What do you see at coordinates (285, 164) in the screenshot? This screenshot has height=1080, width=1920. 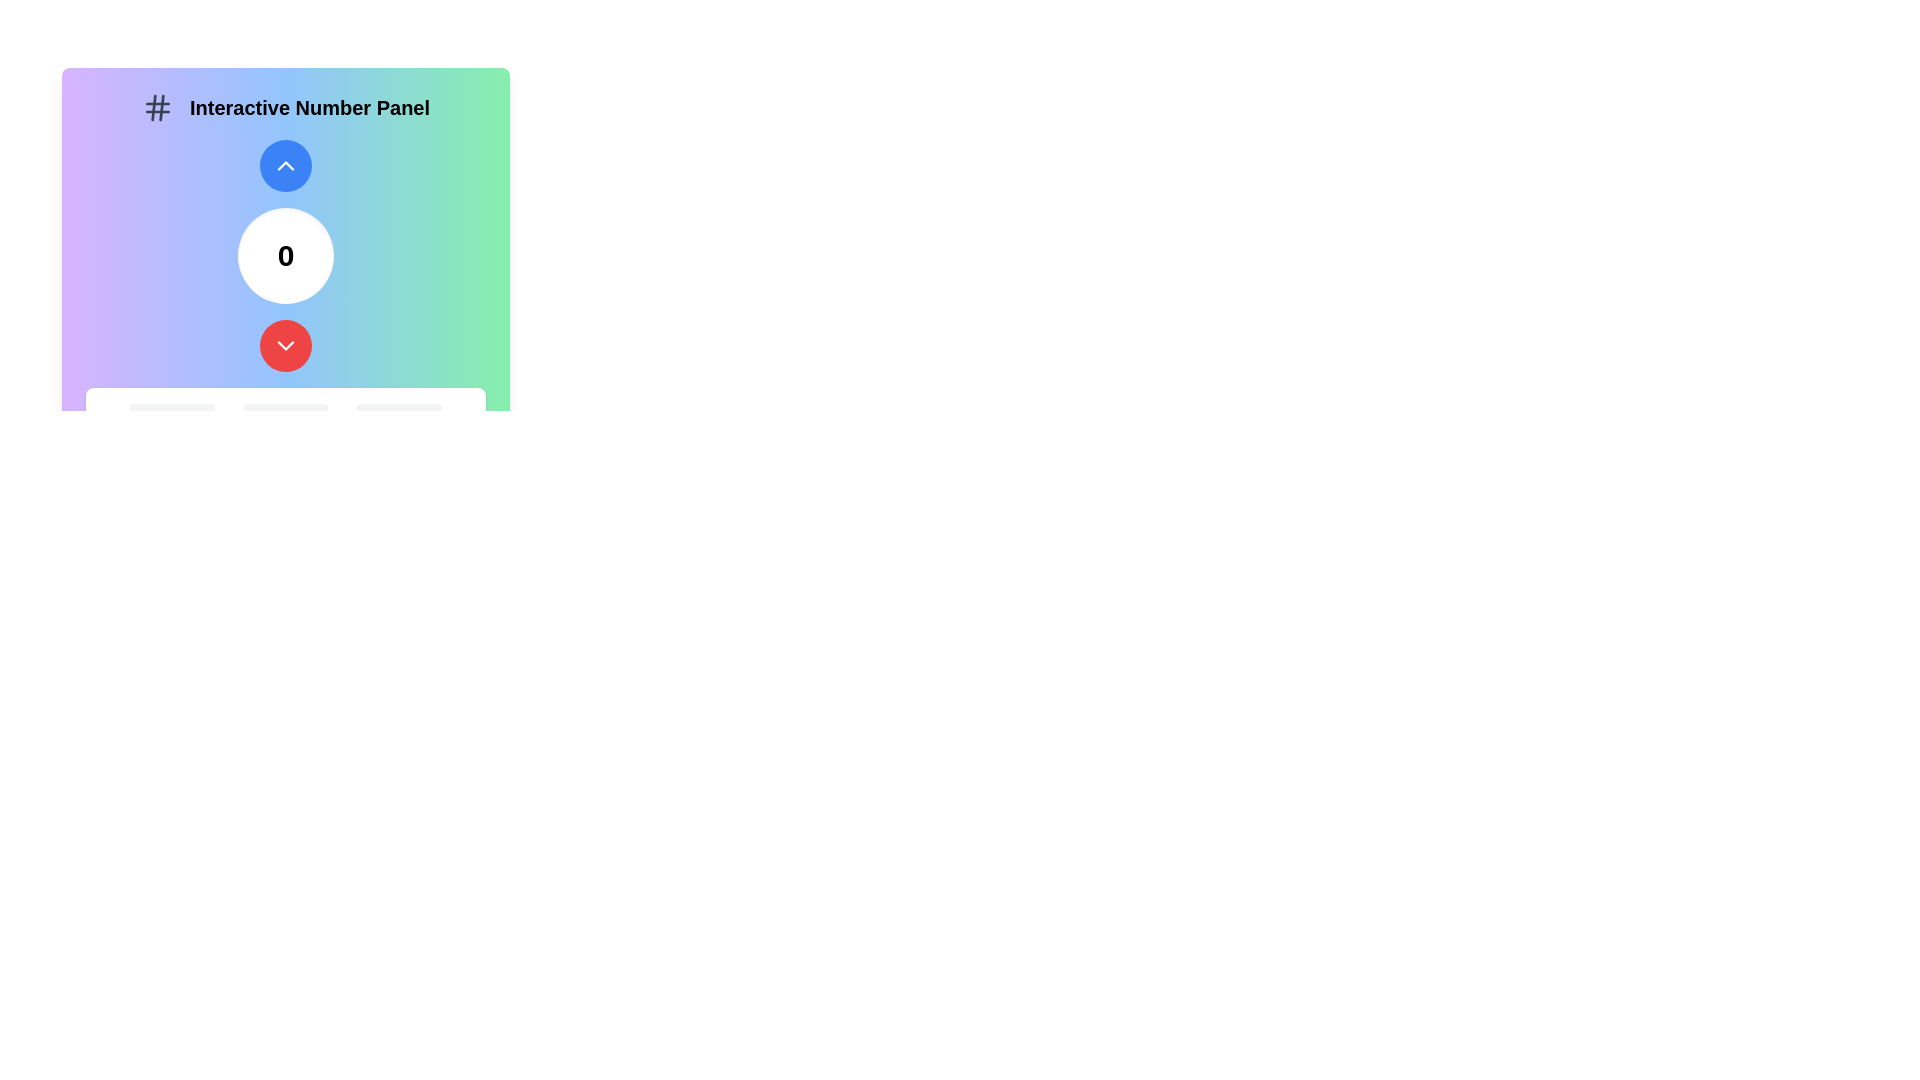 I see `the circular blue button with a white upward-facing chevron icon to increment the number` at bounding box center [285, 164].